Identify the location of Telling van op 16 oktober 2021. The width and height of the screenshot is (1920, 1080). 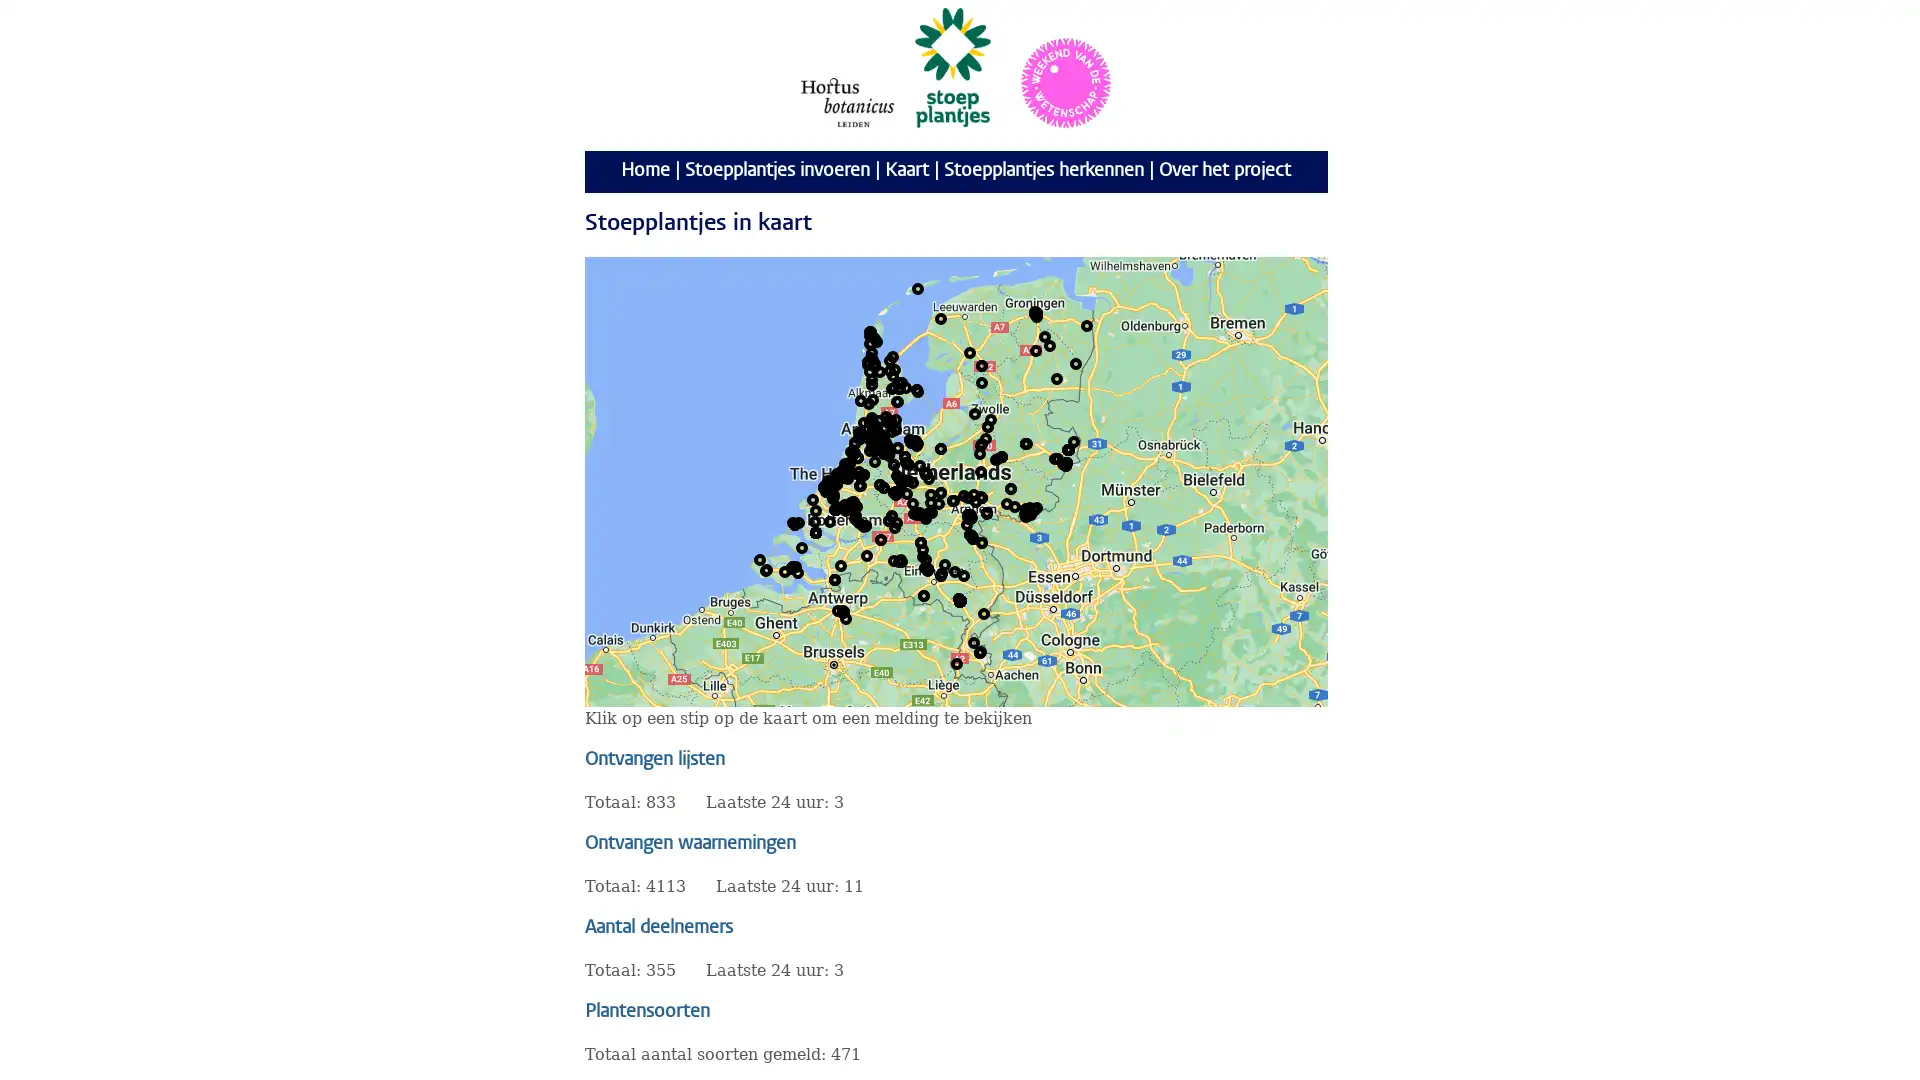
(886, 442).